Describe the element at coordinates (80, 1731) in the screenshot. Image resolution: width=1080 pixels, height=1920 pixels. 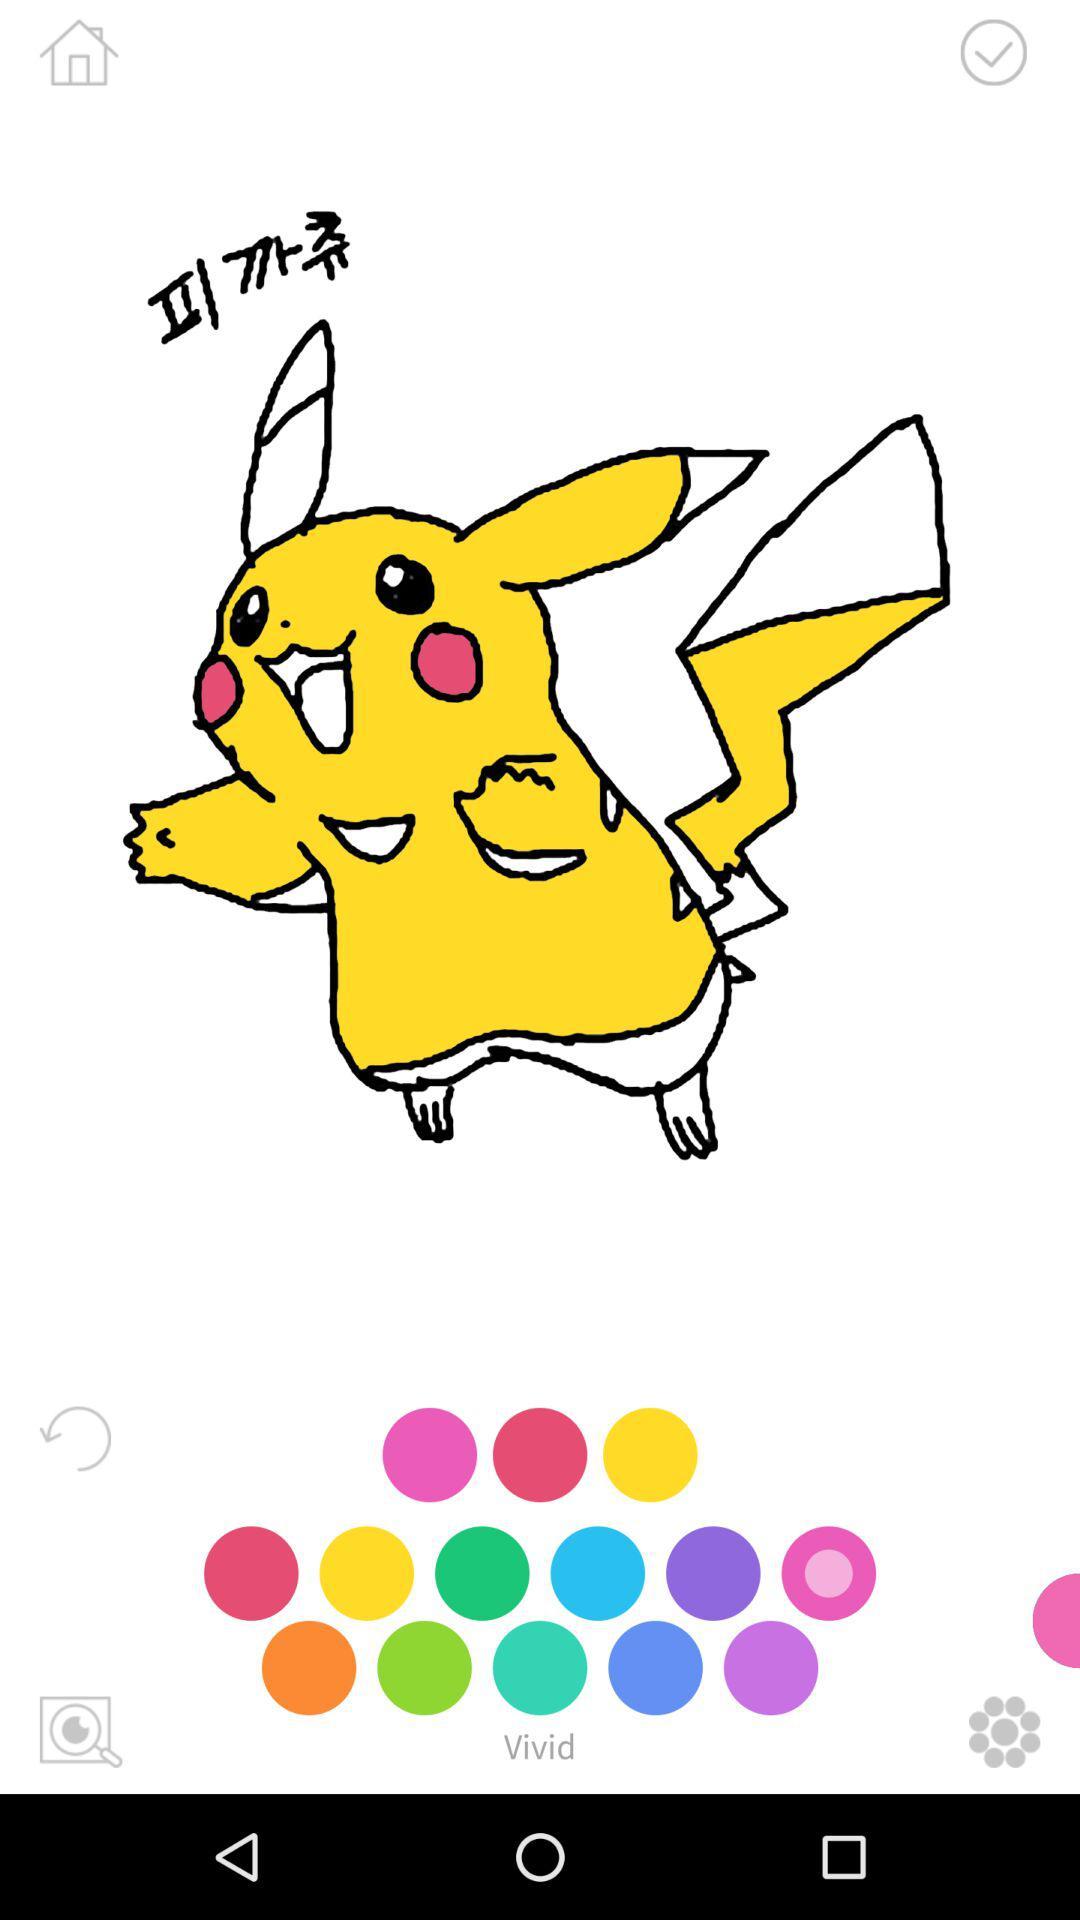
I see `the search icon` at that location.